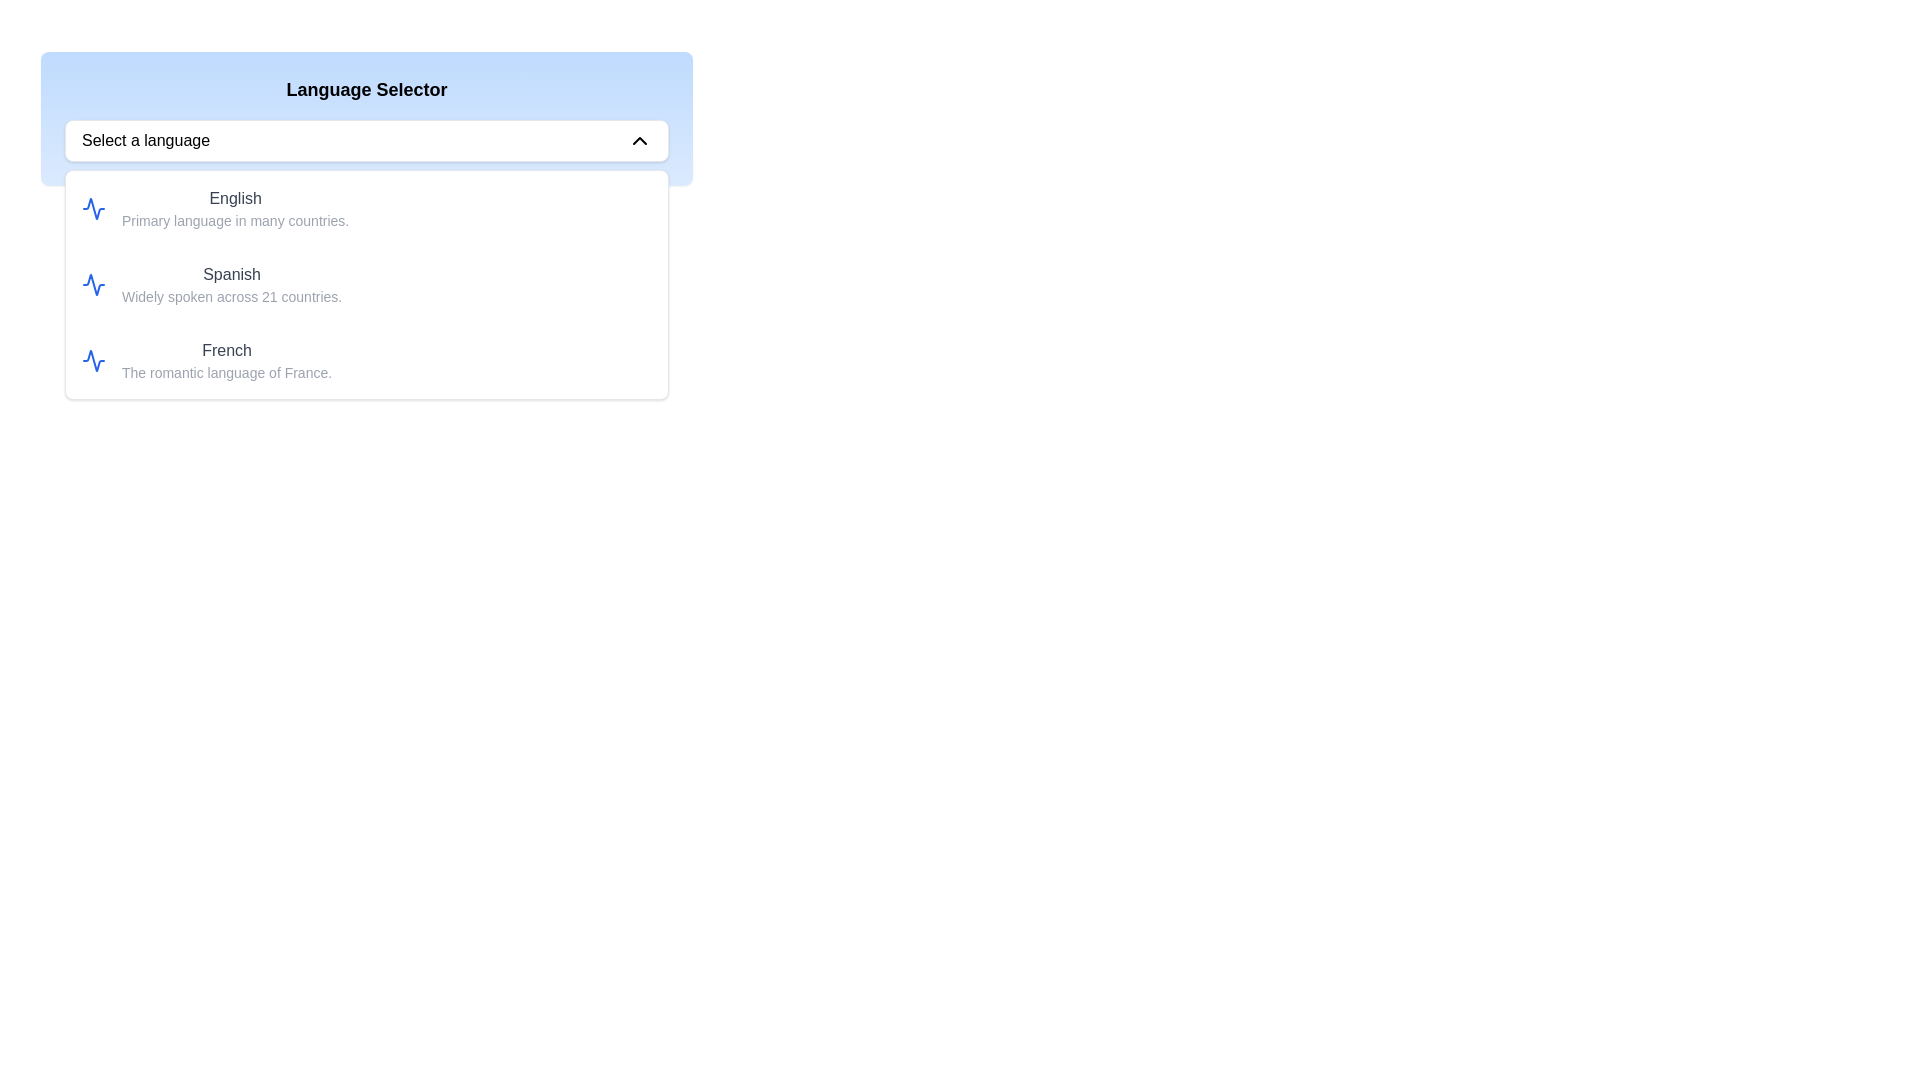 The width and height of the screenshot is (1920, 1080). I want to click on the first item in the language selector dropdown menu labeled 'Language Selector', so click(235, 208).